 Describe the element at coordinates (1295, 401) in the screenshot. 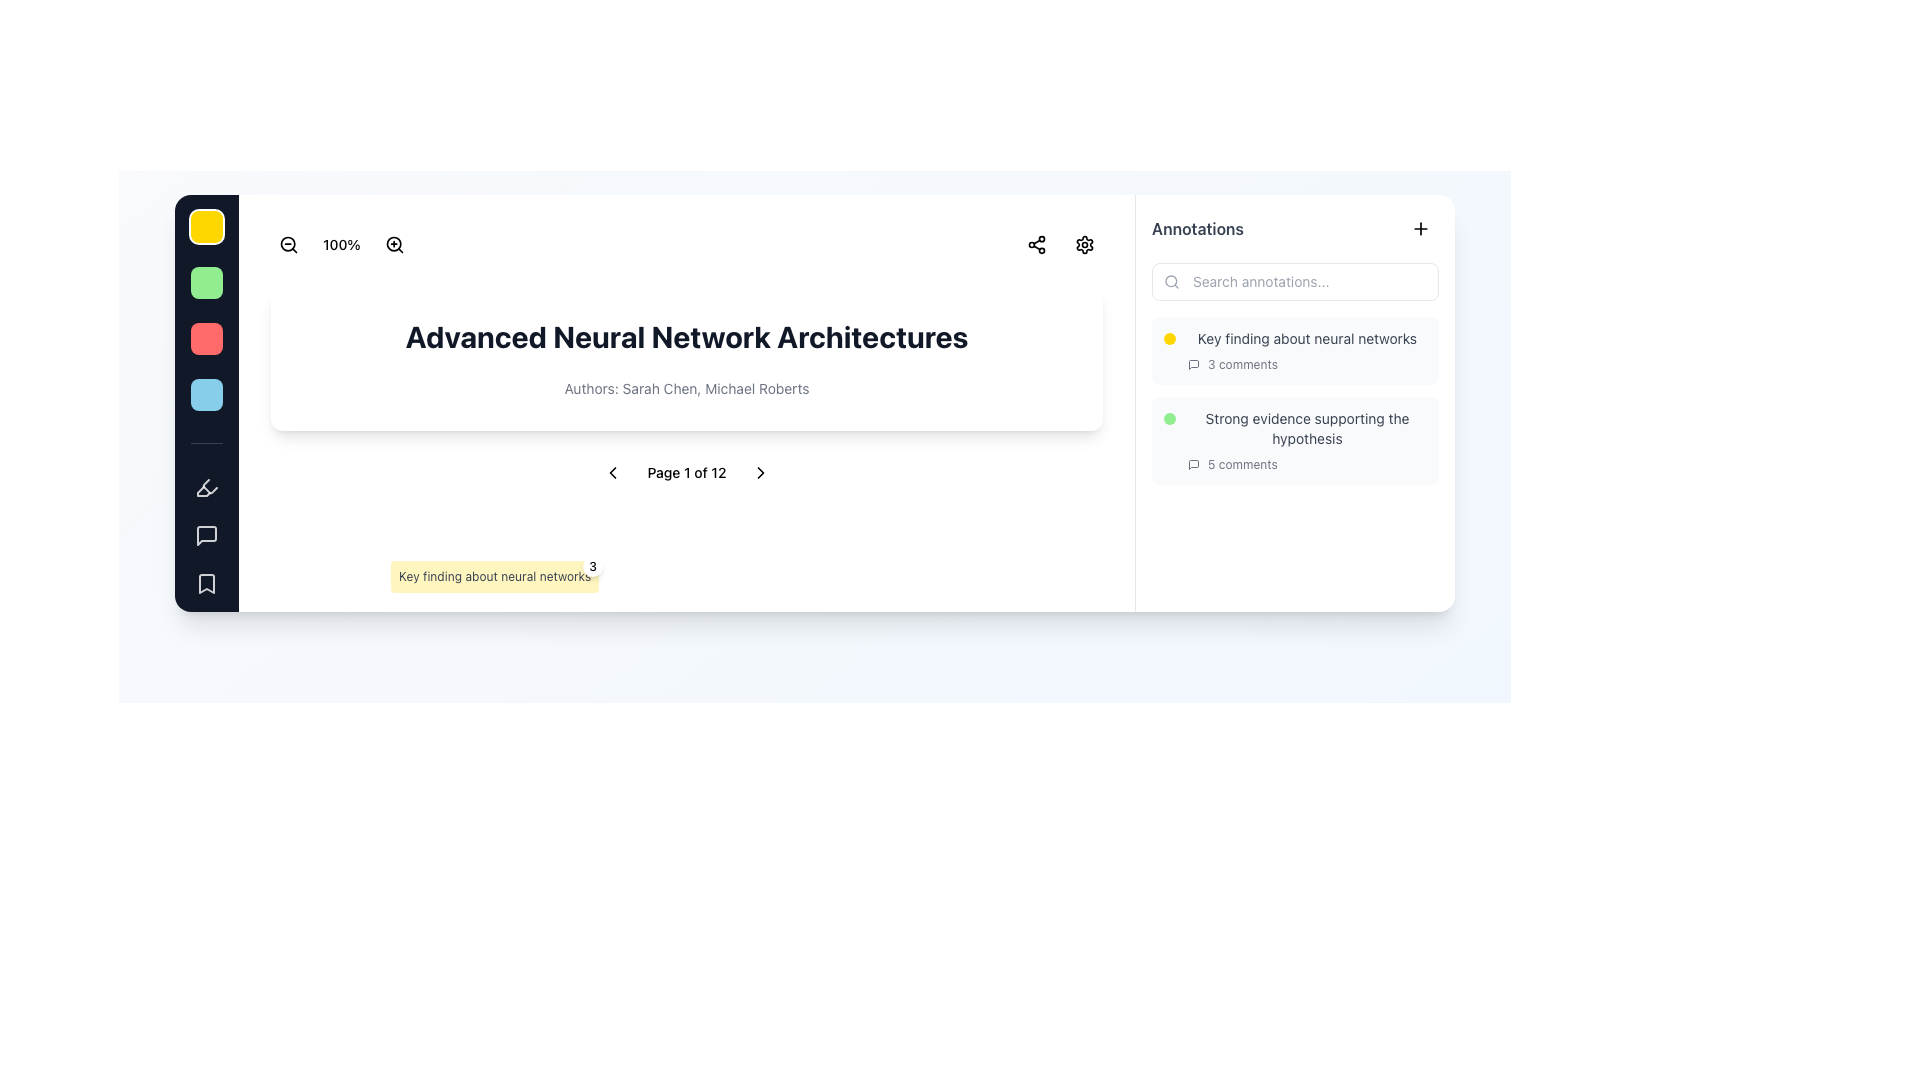

I see `the Interactive annotation card located in the 'Annotations' section at the right sidebar, specifically the second card below the 'Key finding about neural networks' card` at that location.